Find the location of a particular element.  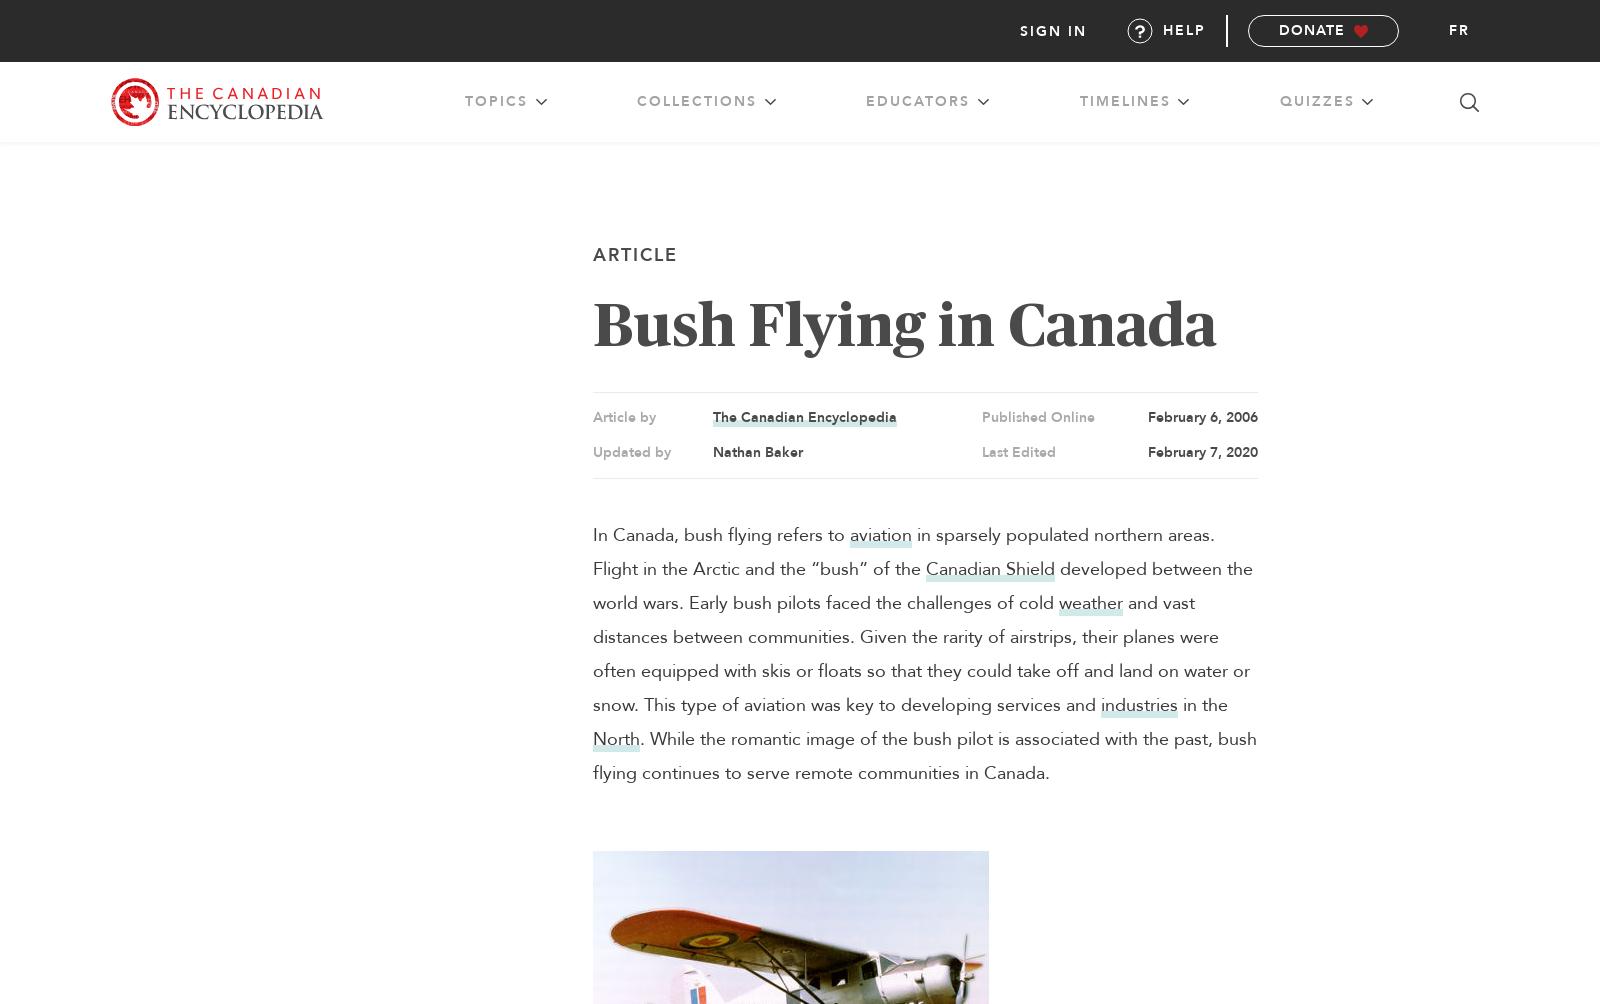

'transportation' is located at coordinates (913, 150).